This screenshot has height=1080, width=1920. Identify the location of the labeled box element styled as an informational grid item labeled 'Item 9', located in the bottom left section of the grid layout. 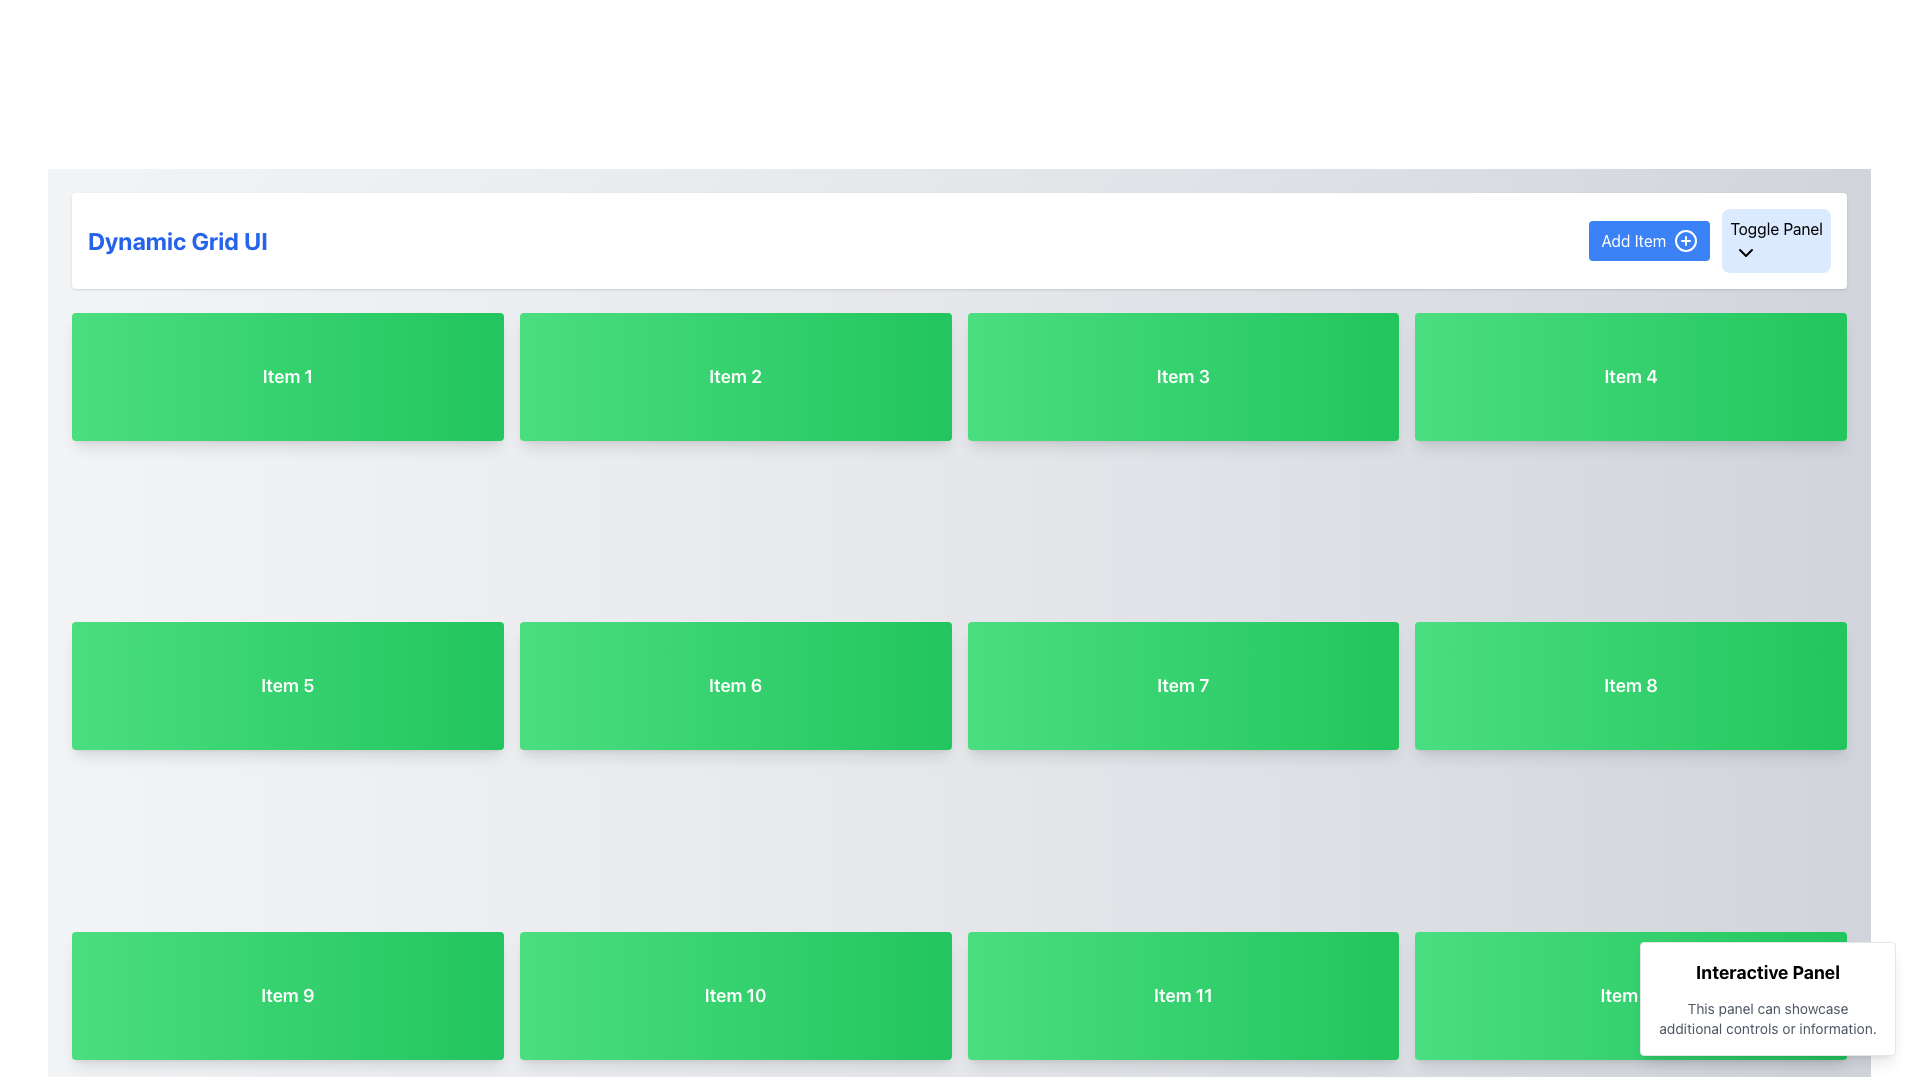
(286, 995).